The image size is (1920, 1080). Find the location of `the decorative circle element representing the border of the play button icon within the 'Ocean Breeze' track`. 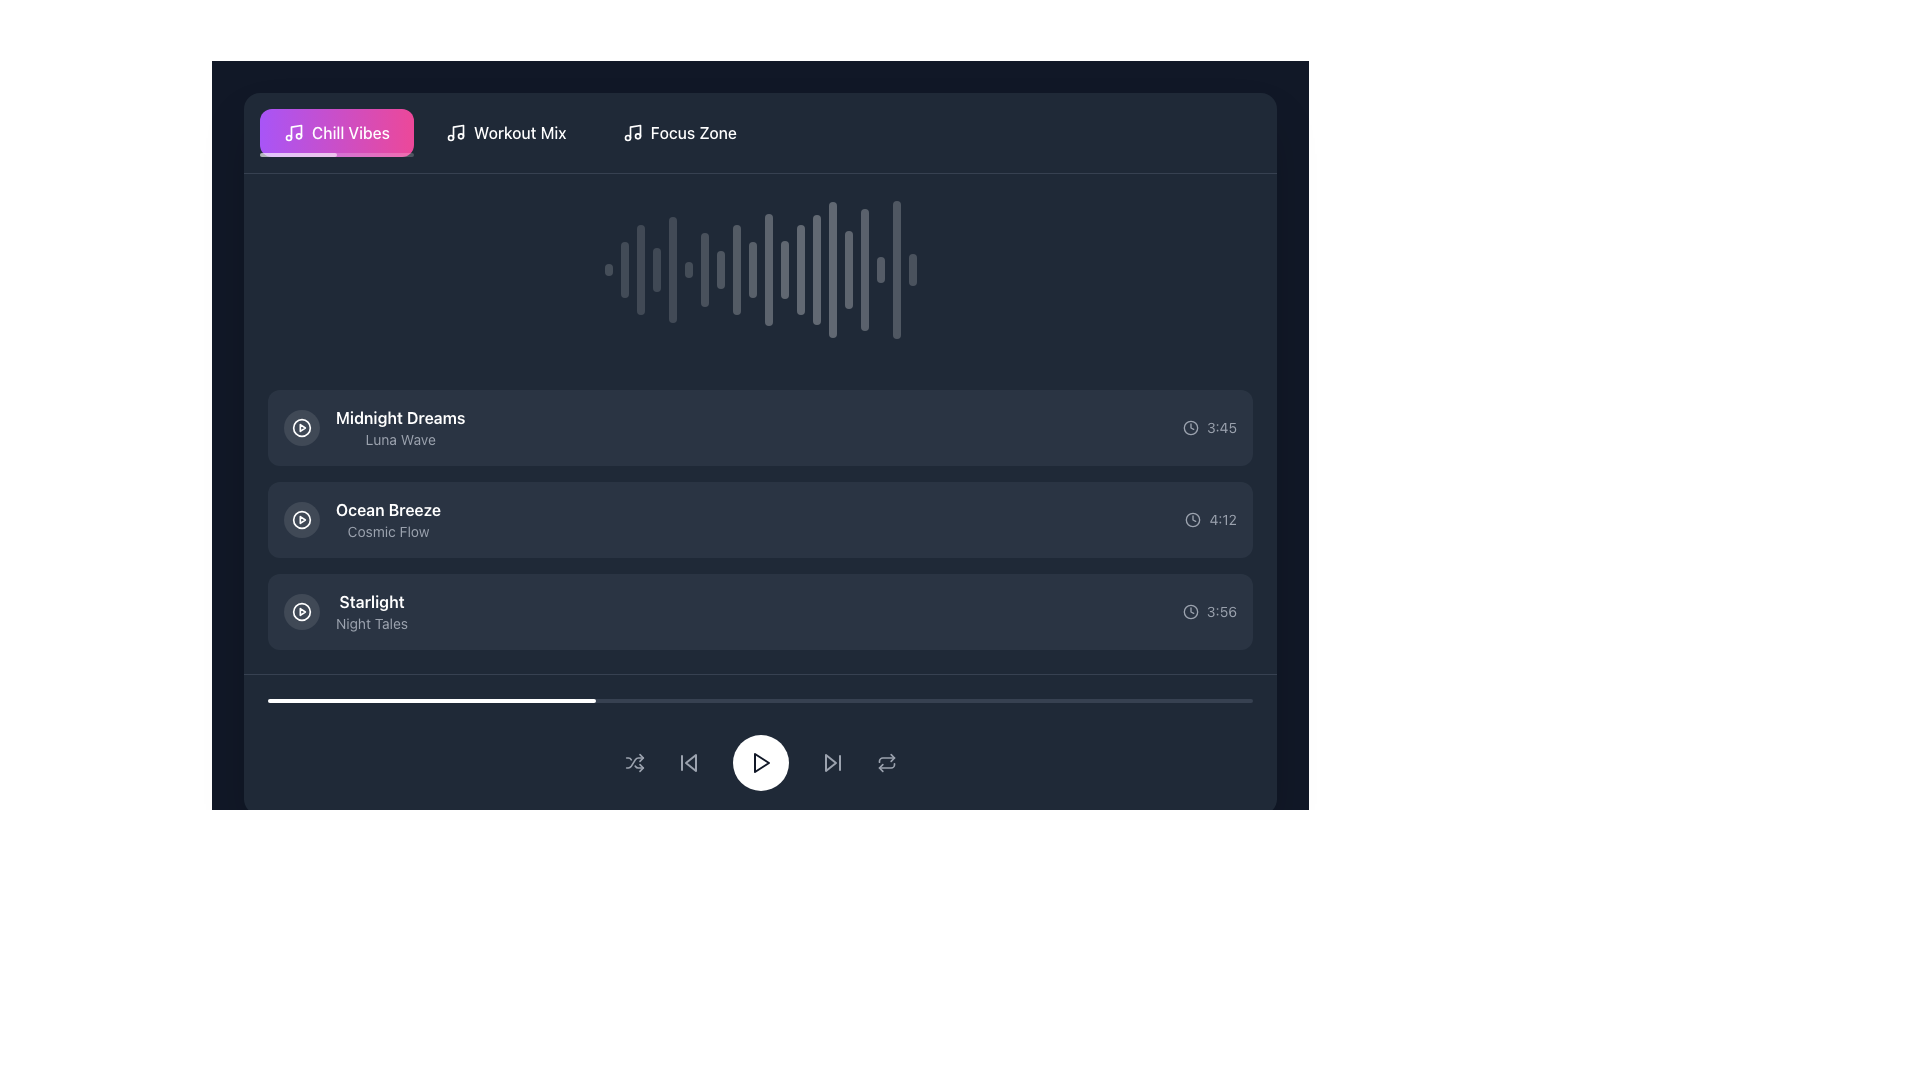

the decorative circle element representing the border of the play button icon within the 'Ocean Breeze' track is located at coordinates (301, 518).